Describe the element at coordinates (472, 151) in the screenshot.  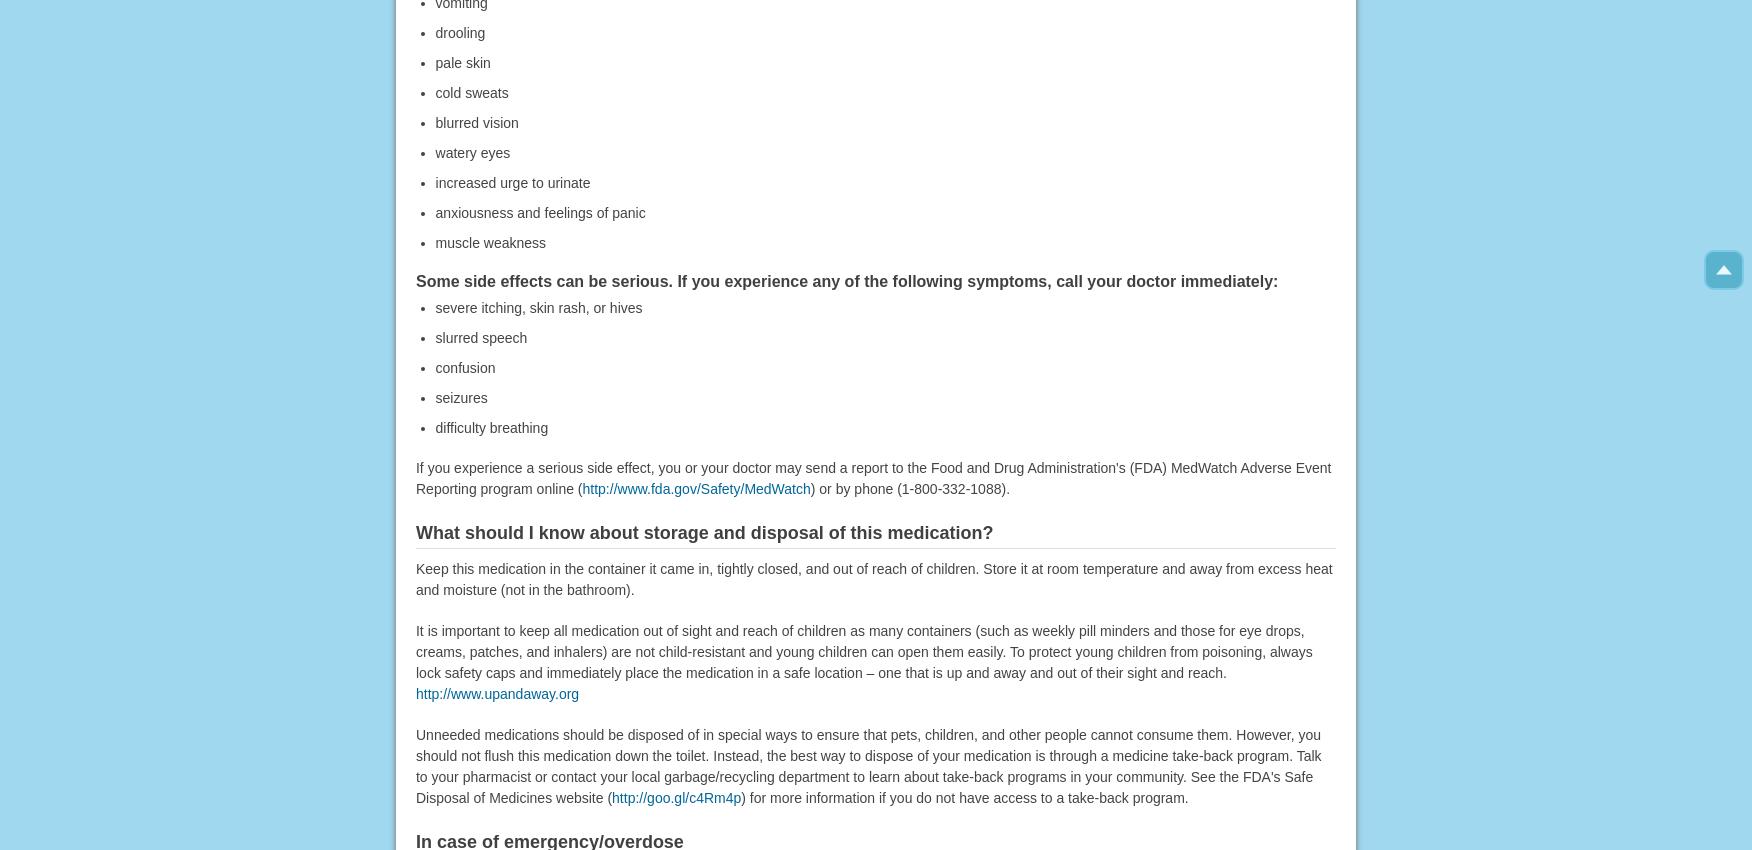
I see `'watery eyes'` at that location.